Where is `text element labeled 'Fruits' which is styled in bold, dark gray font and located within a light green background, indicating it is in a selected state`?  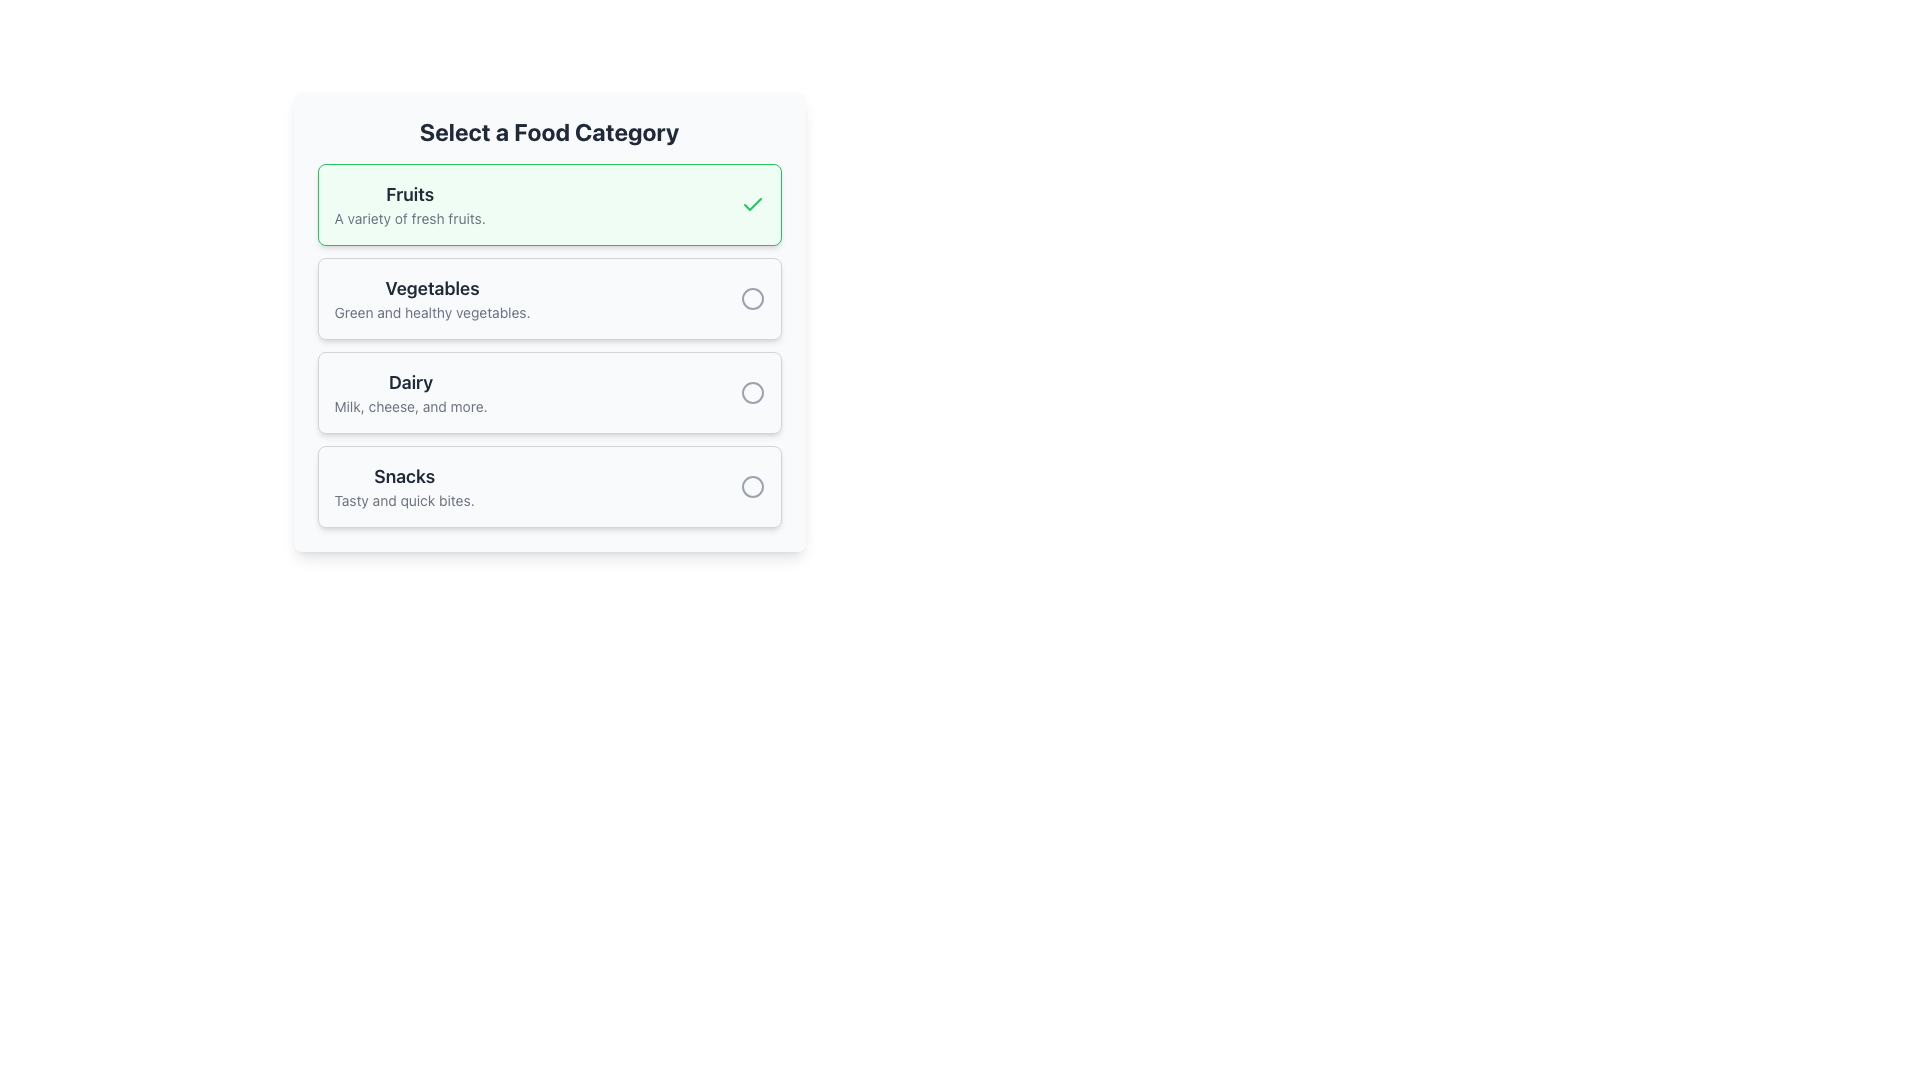
text element labeled 'Fruits' which is styled in bold, dark gray font and located within a light green background, indicating it is in a selected state is located at coordinates (409, 195).